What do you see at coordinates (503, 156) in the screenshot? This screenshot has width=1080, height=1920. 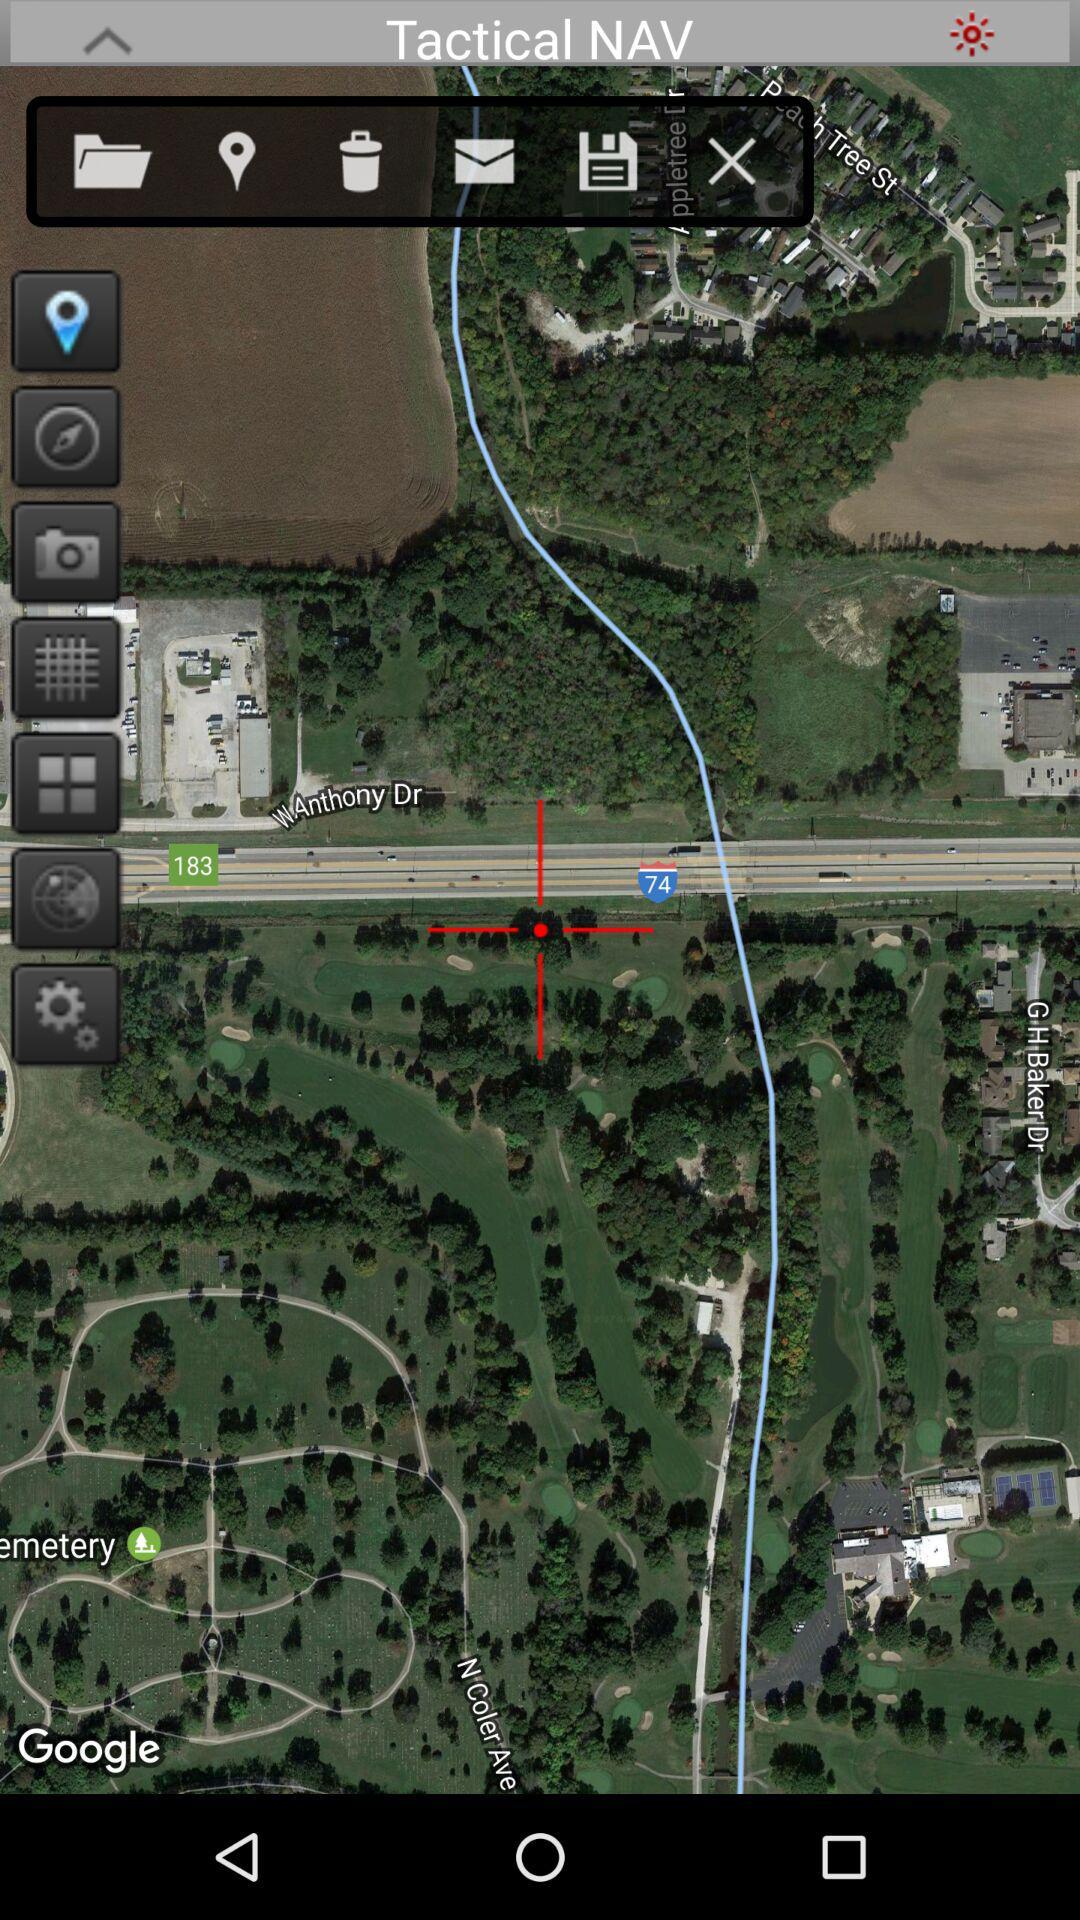 I see `email` at bounding box center [503, 156].